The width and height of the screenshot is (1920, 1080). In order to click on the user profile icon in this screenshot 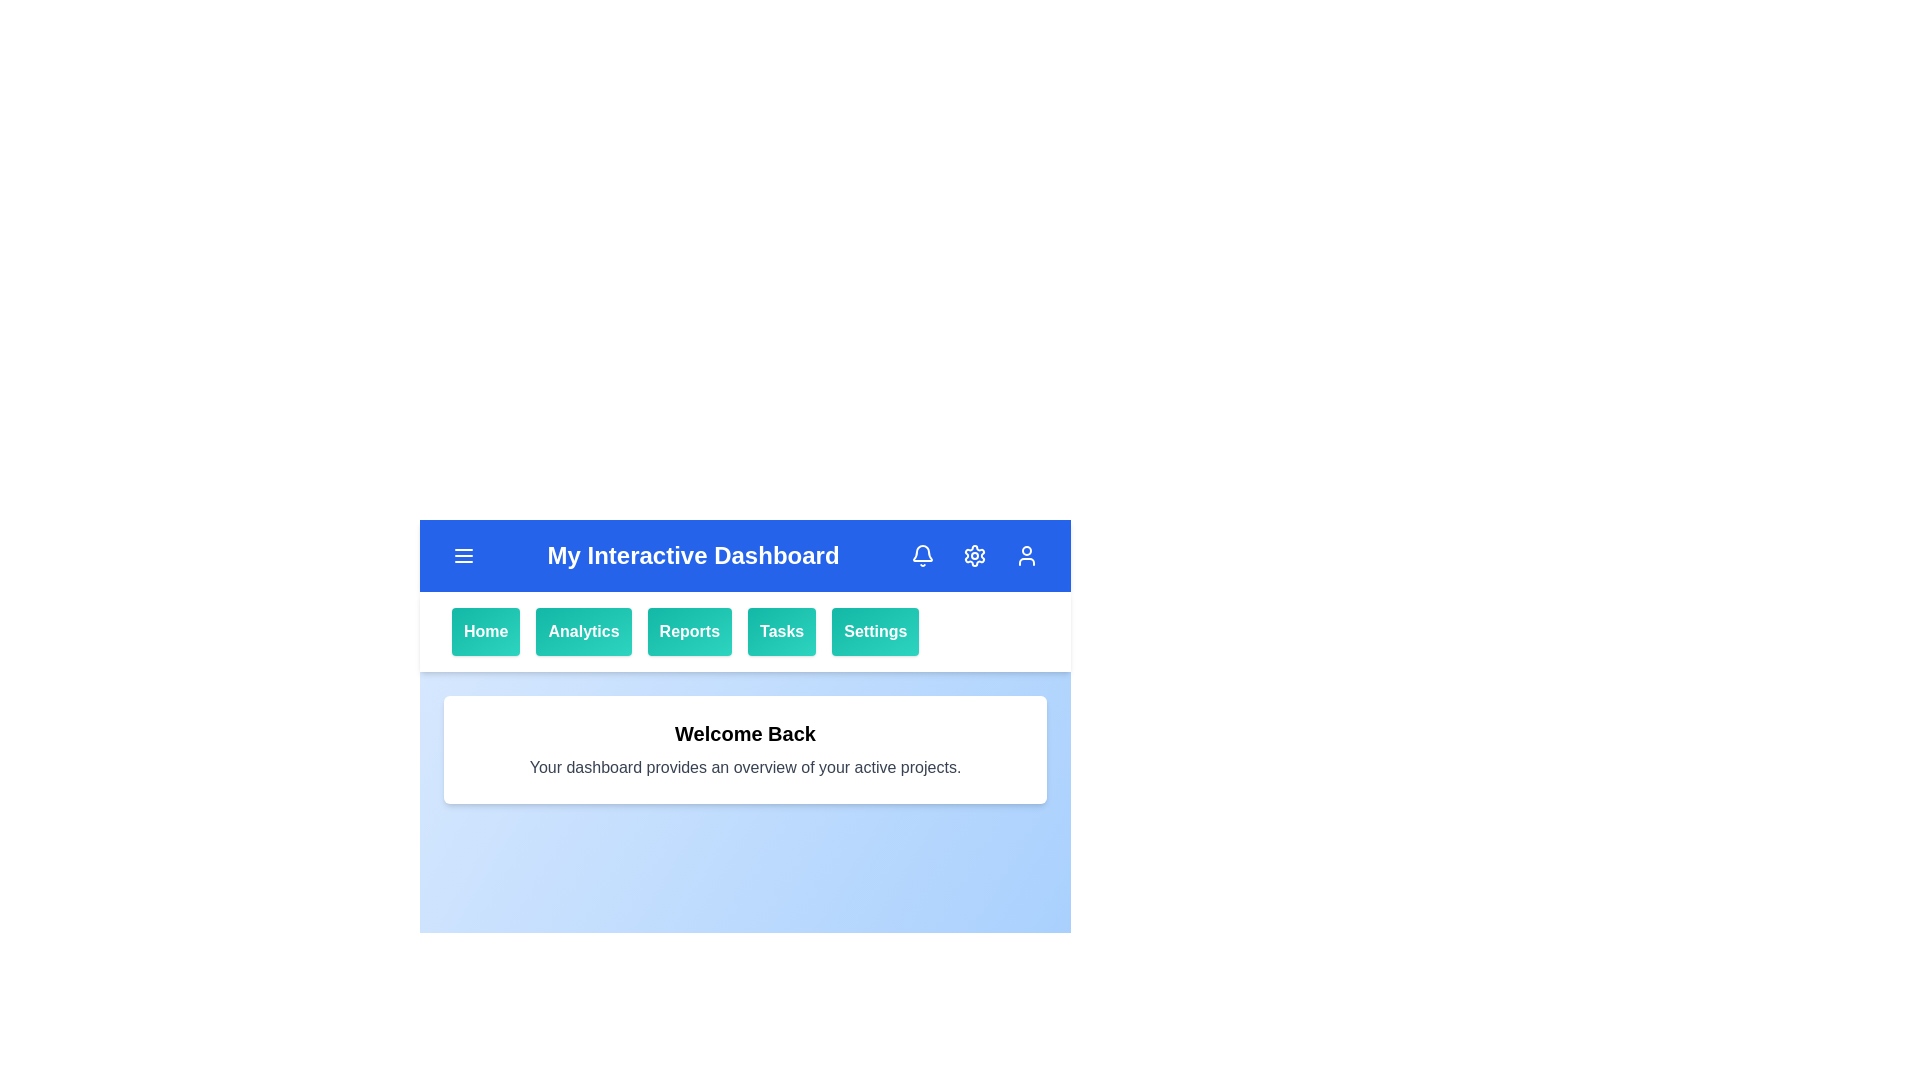, I will do `click(1027, 555)`.